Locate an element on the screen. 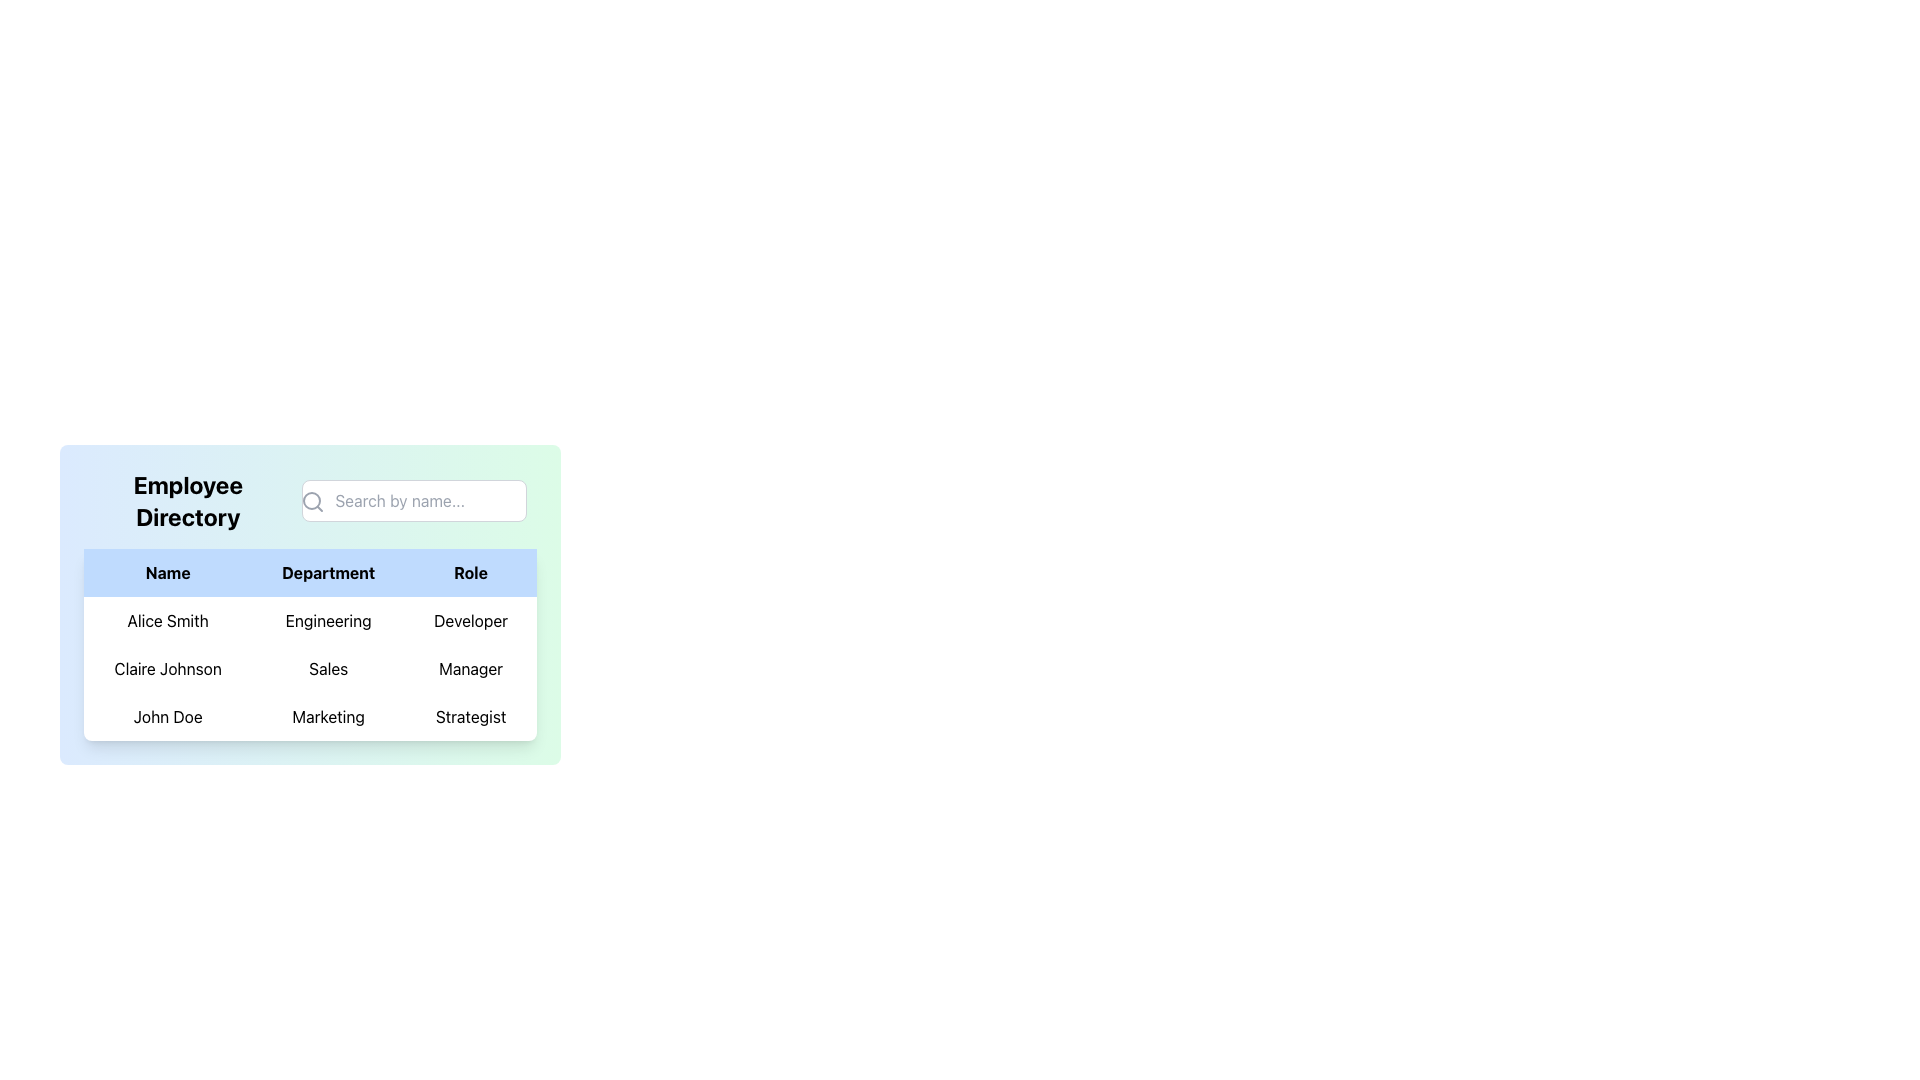  information in the first row of the employee directory table that contains the name 'Alice Smith', department 'Engineering', and role 'Developer' is located at coordinates (309, 620).